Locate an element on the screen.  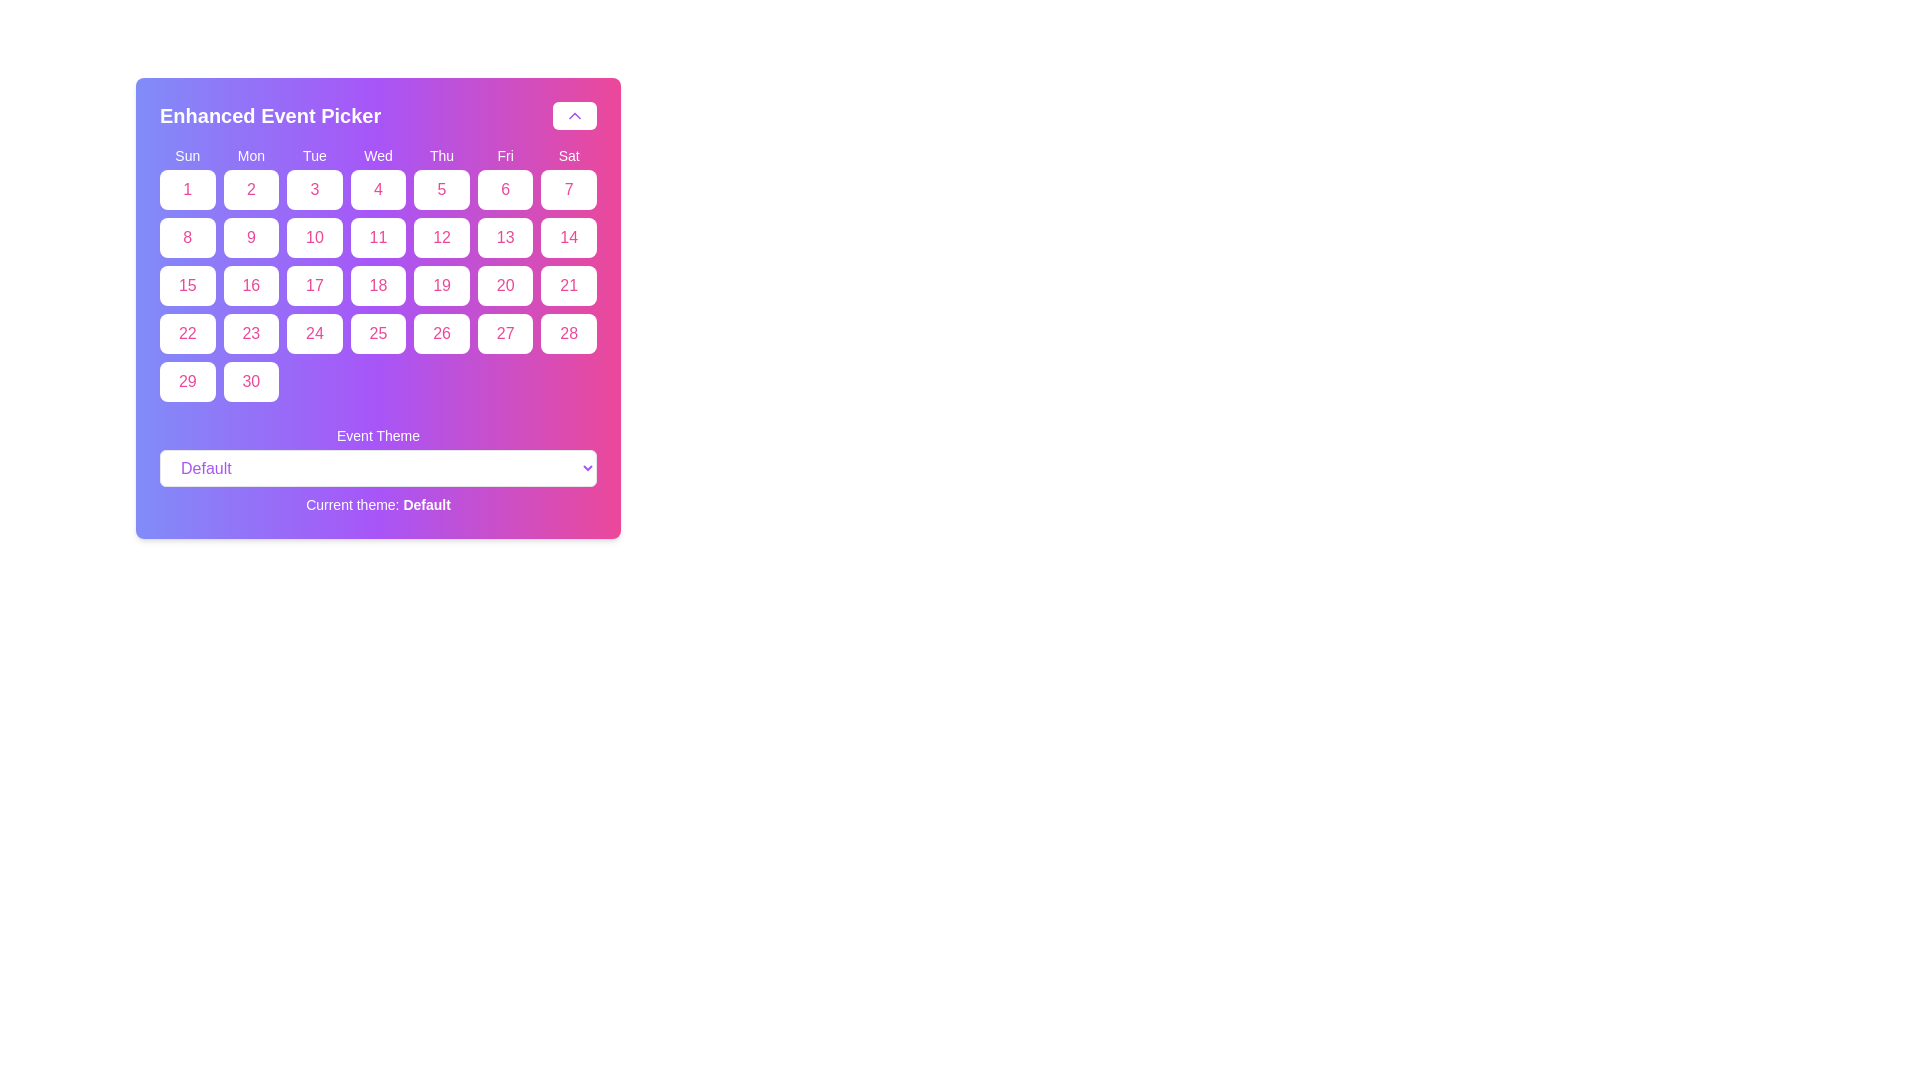
the button representing the 17th day of the month in the calendar is located at coordinates (313, 285).